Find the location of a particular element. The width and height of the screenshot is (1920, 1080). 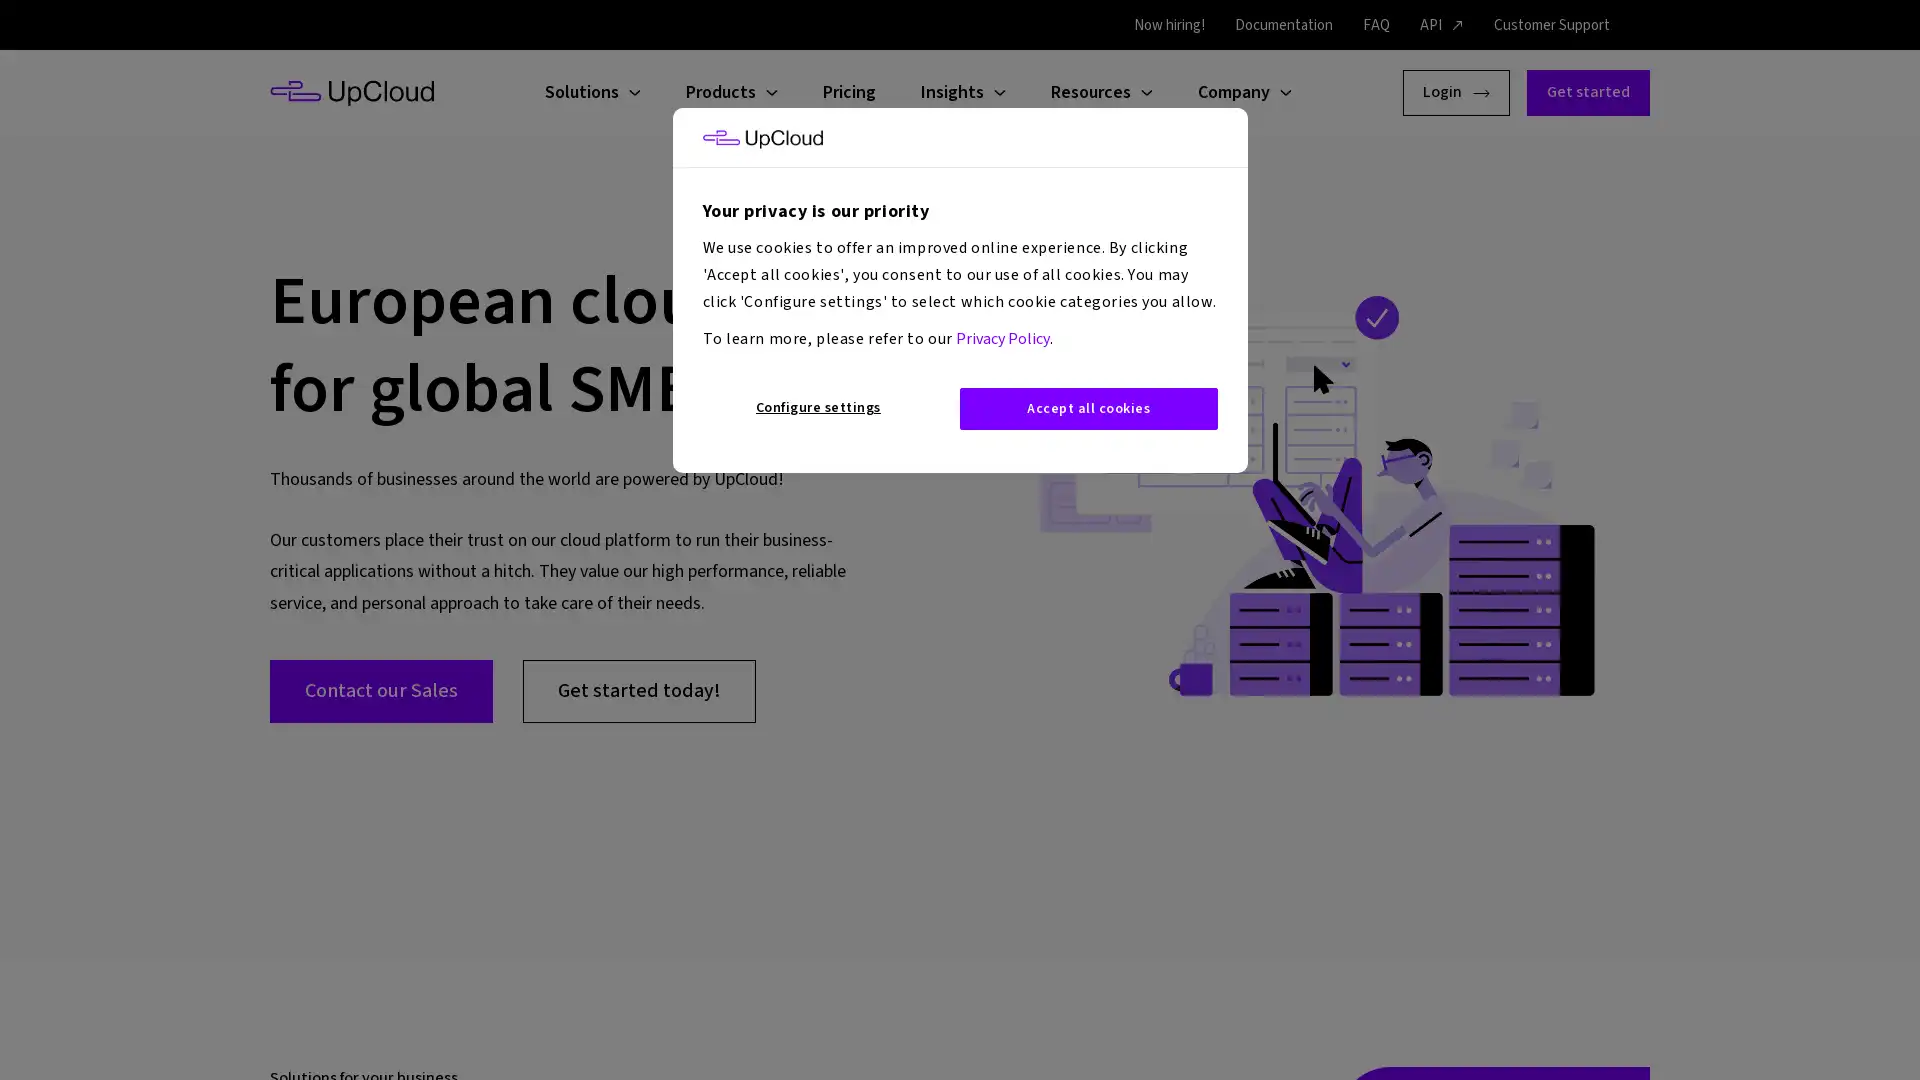

Open child menu for Company is located at coordinates (1286, 92).